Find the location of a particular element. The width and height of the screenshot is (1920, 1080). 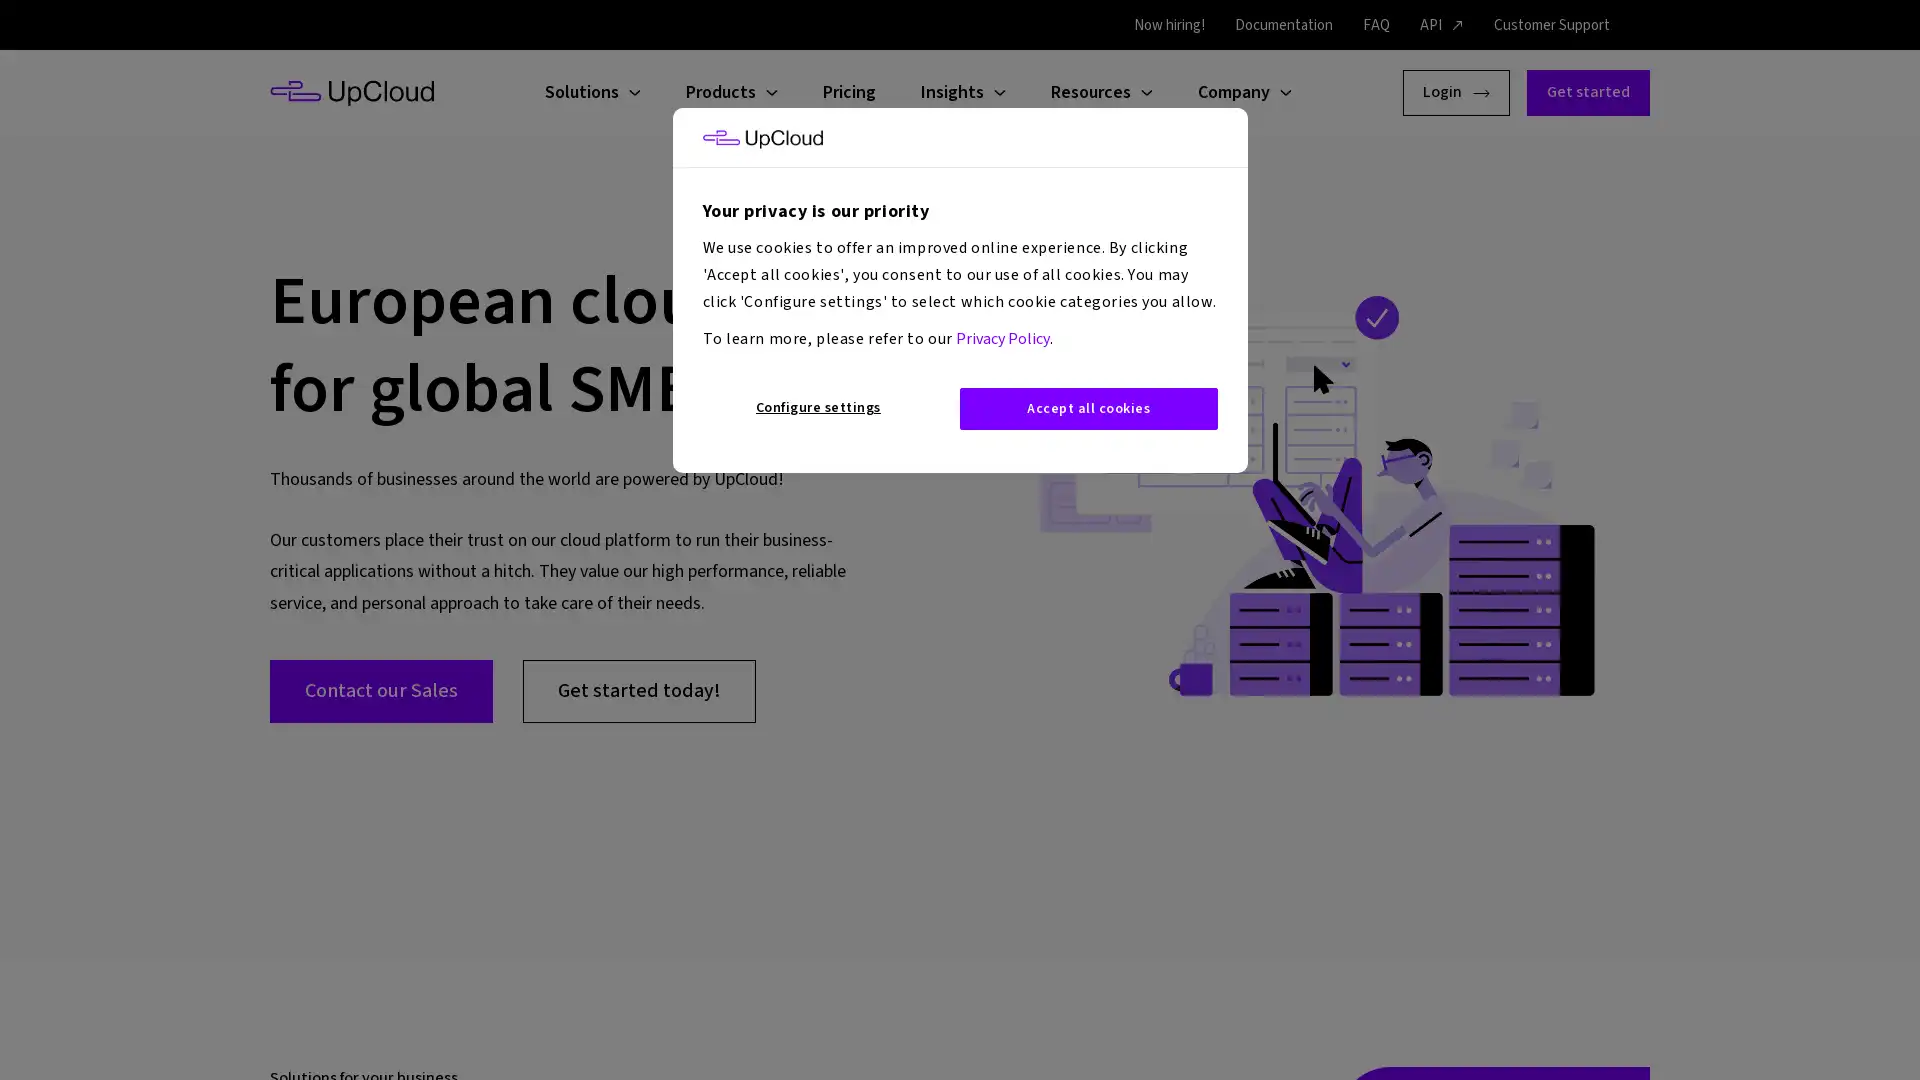

Open child menu for Company is located at coordinates (1286, 92).